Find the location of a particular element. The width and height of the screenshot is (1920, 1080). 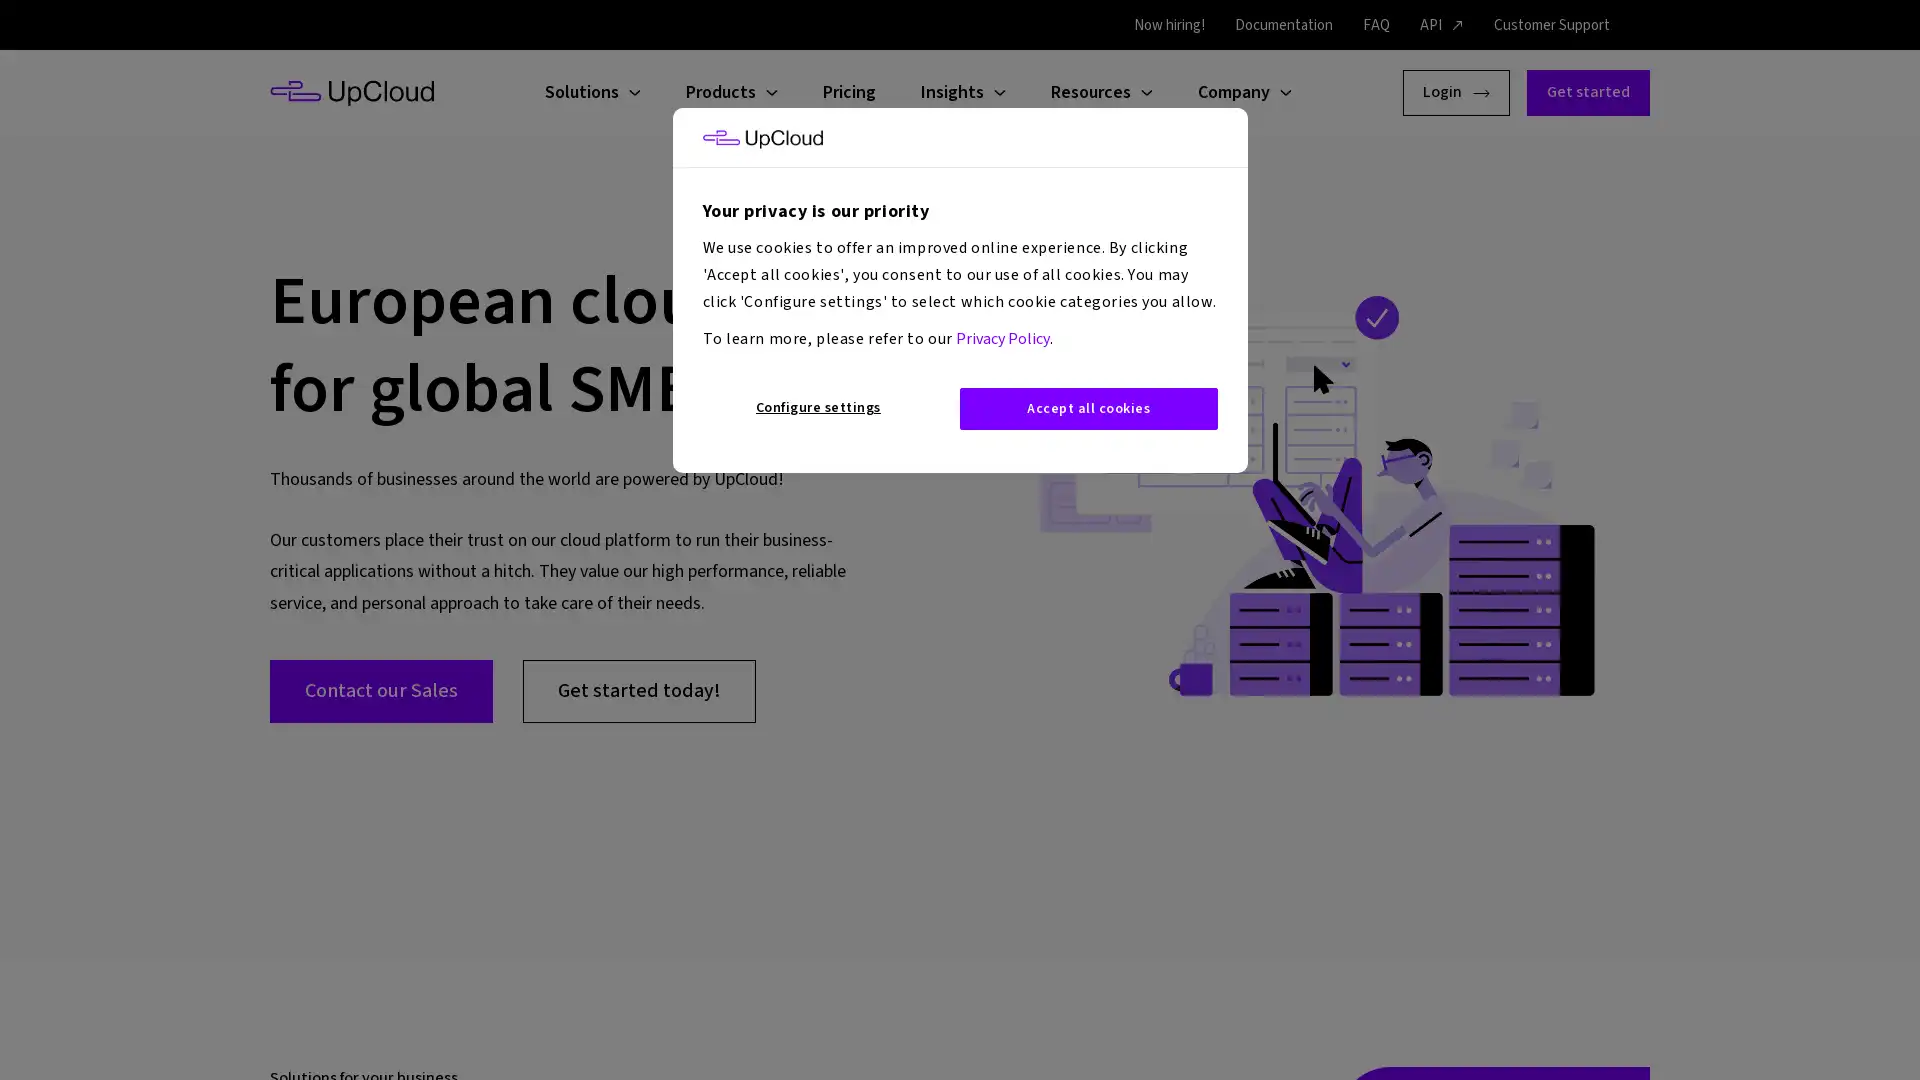

Open child menu for Company is located at coordinates (1286, 92).